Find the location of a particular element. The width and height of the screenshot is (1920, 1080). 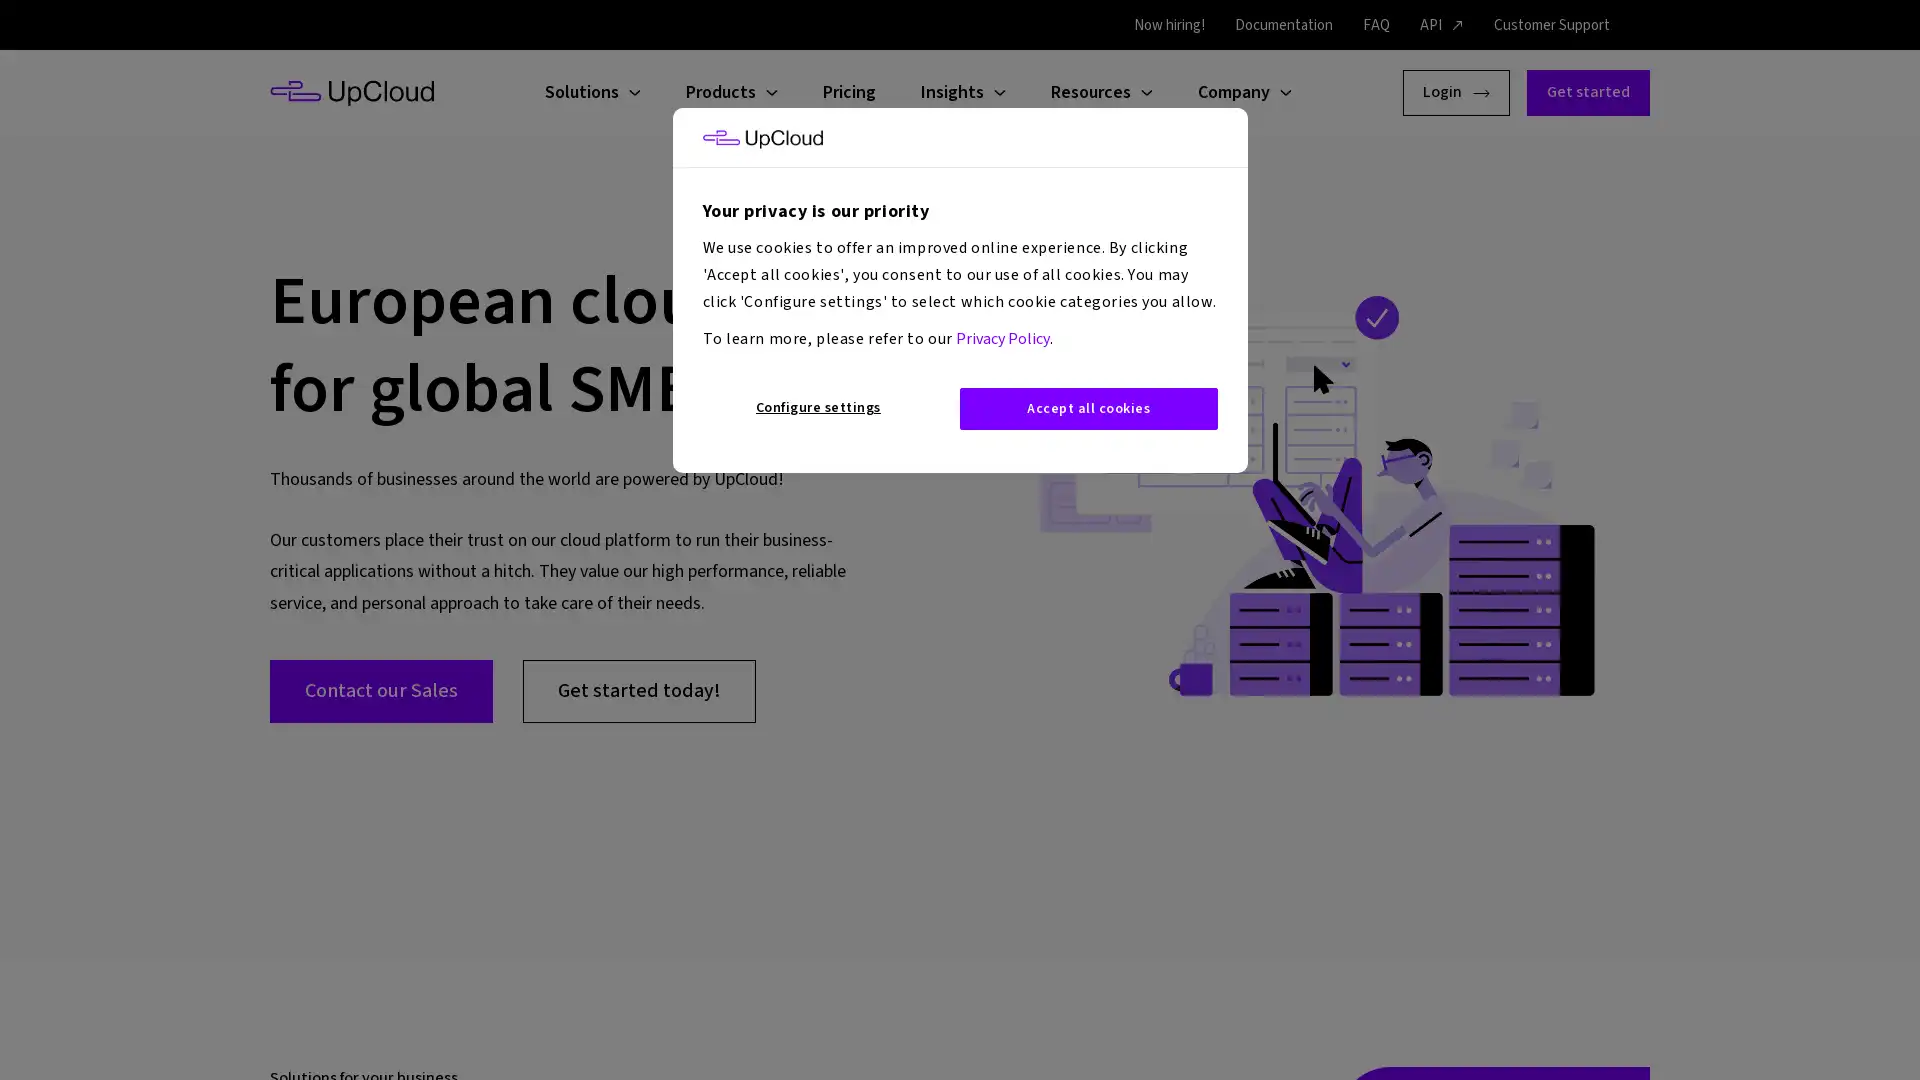

Open child menu for Company is located at coordinates (1286, 92).